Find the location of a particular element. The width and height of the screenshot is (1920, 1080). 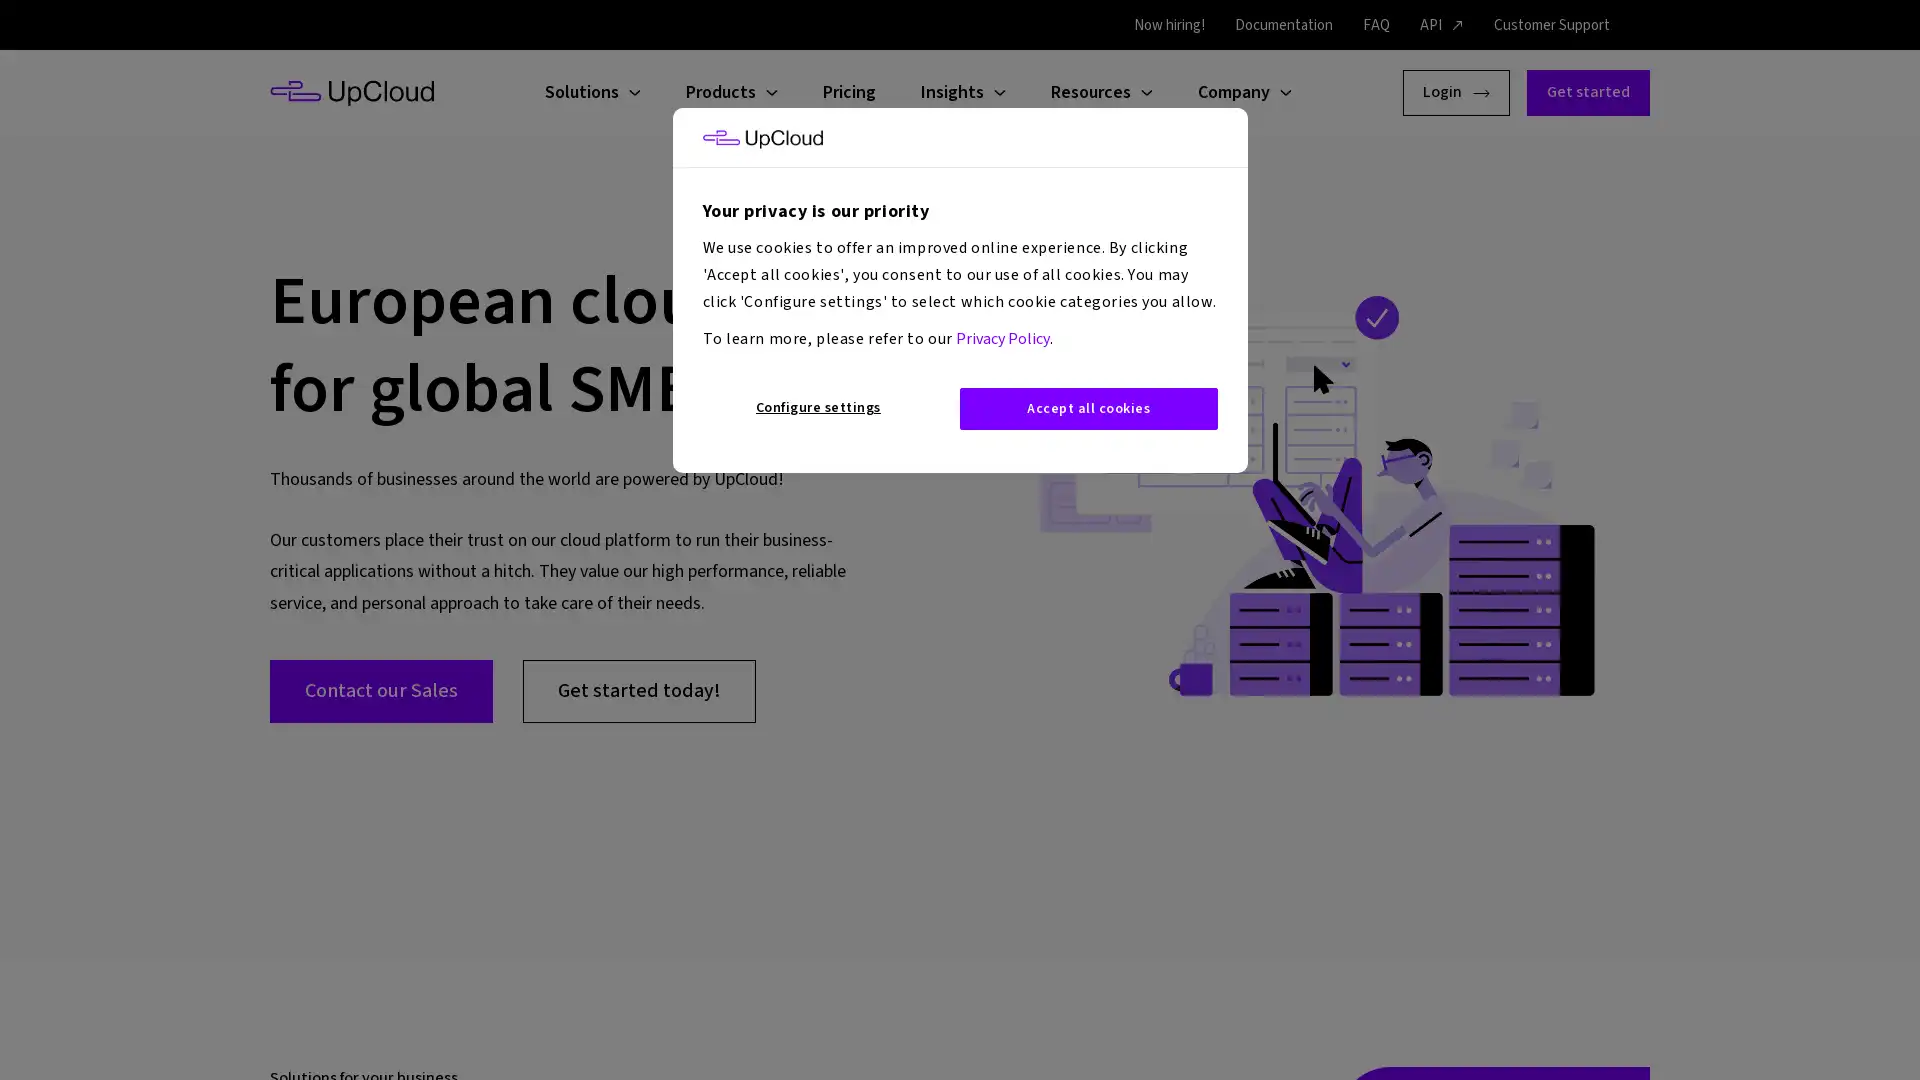

Open child menu for Company is located at coordinates (1286, 92).